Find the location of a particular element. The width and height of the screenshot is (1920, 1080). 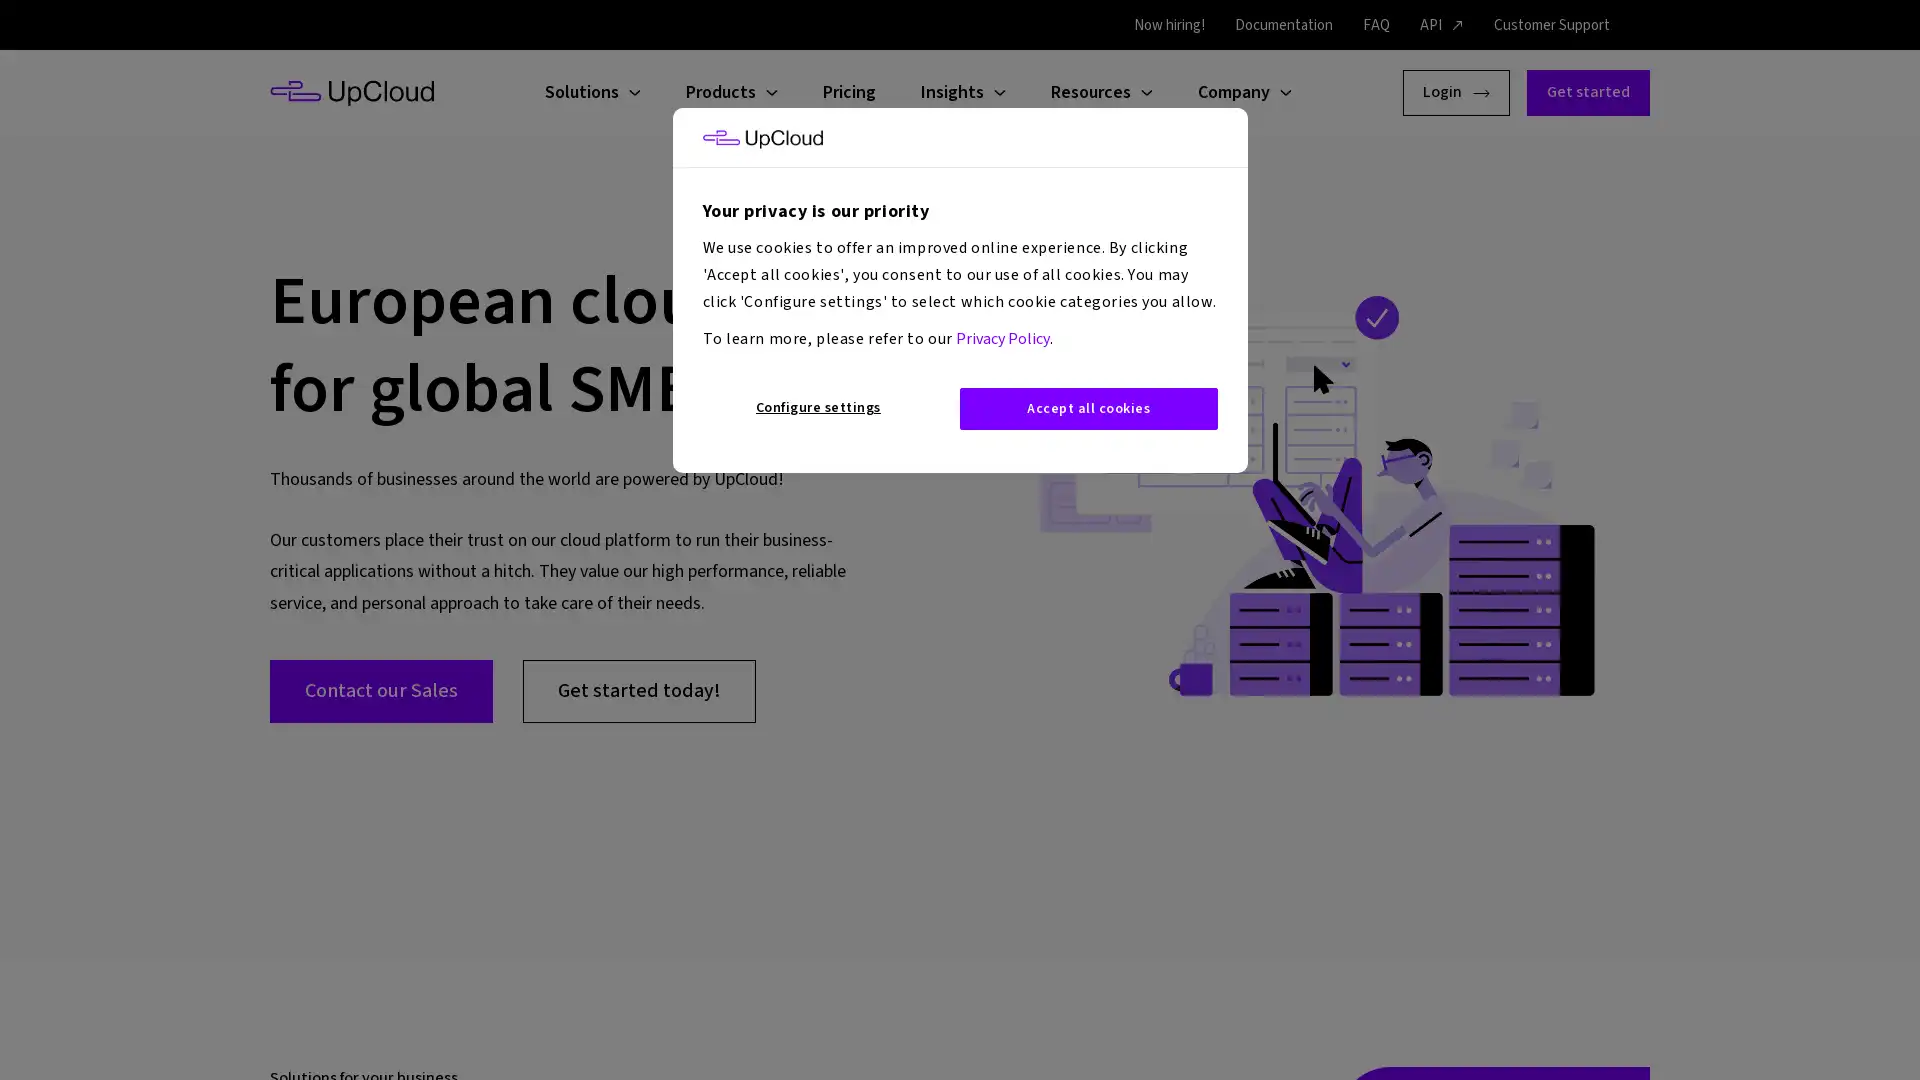

Open child menu for Company is located at coordinates (1286, 92).